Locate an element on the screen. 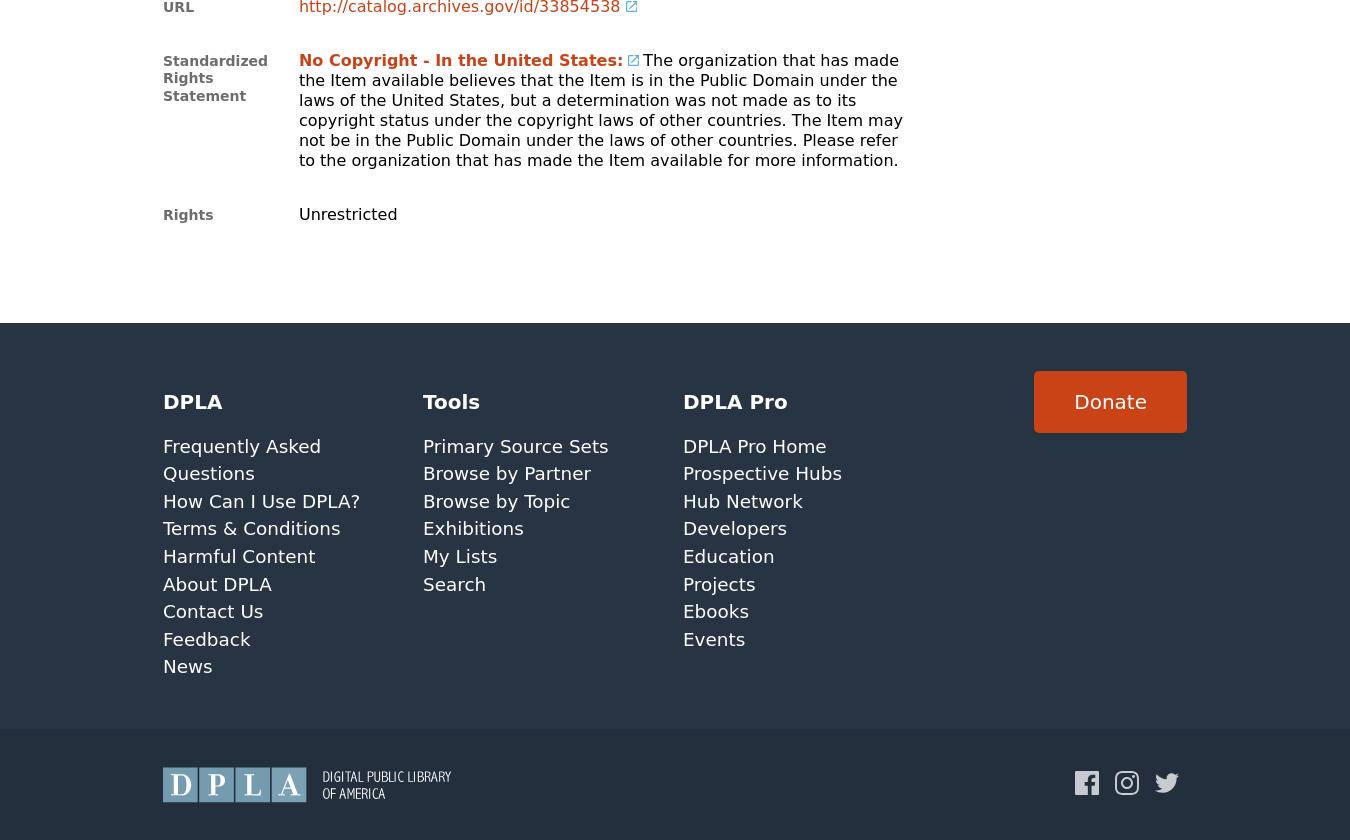 The width and height of the screenshot is (1350, 840). 'Feedback' is located at coordinates (162, 638).